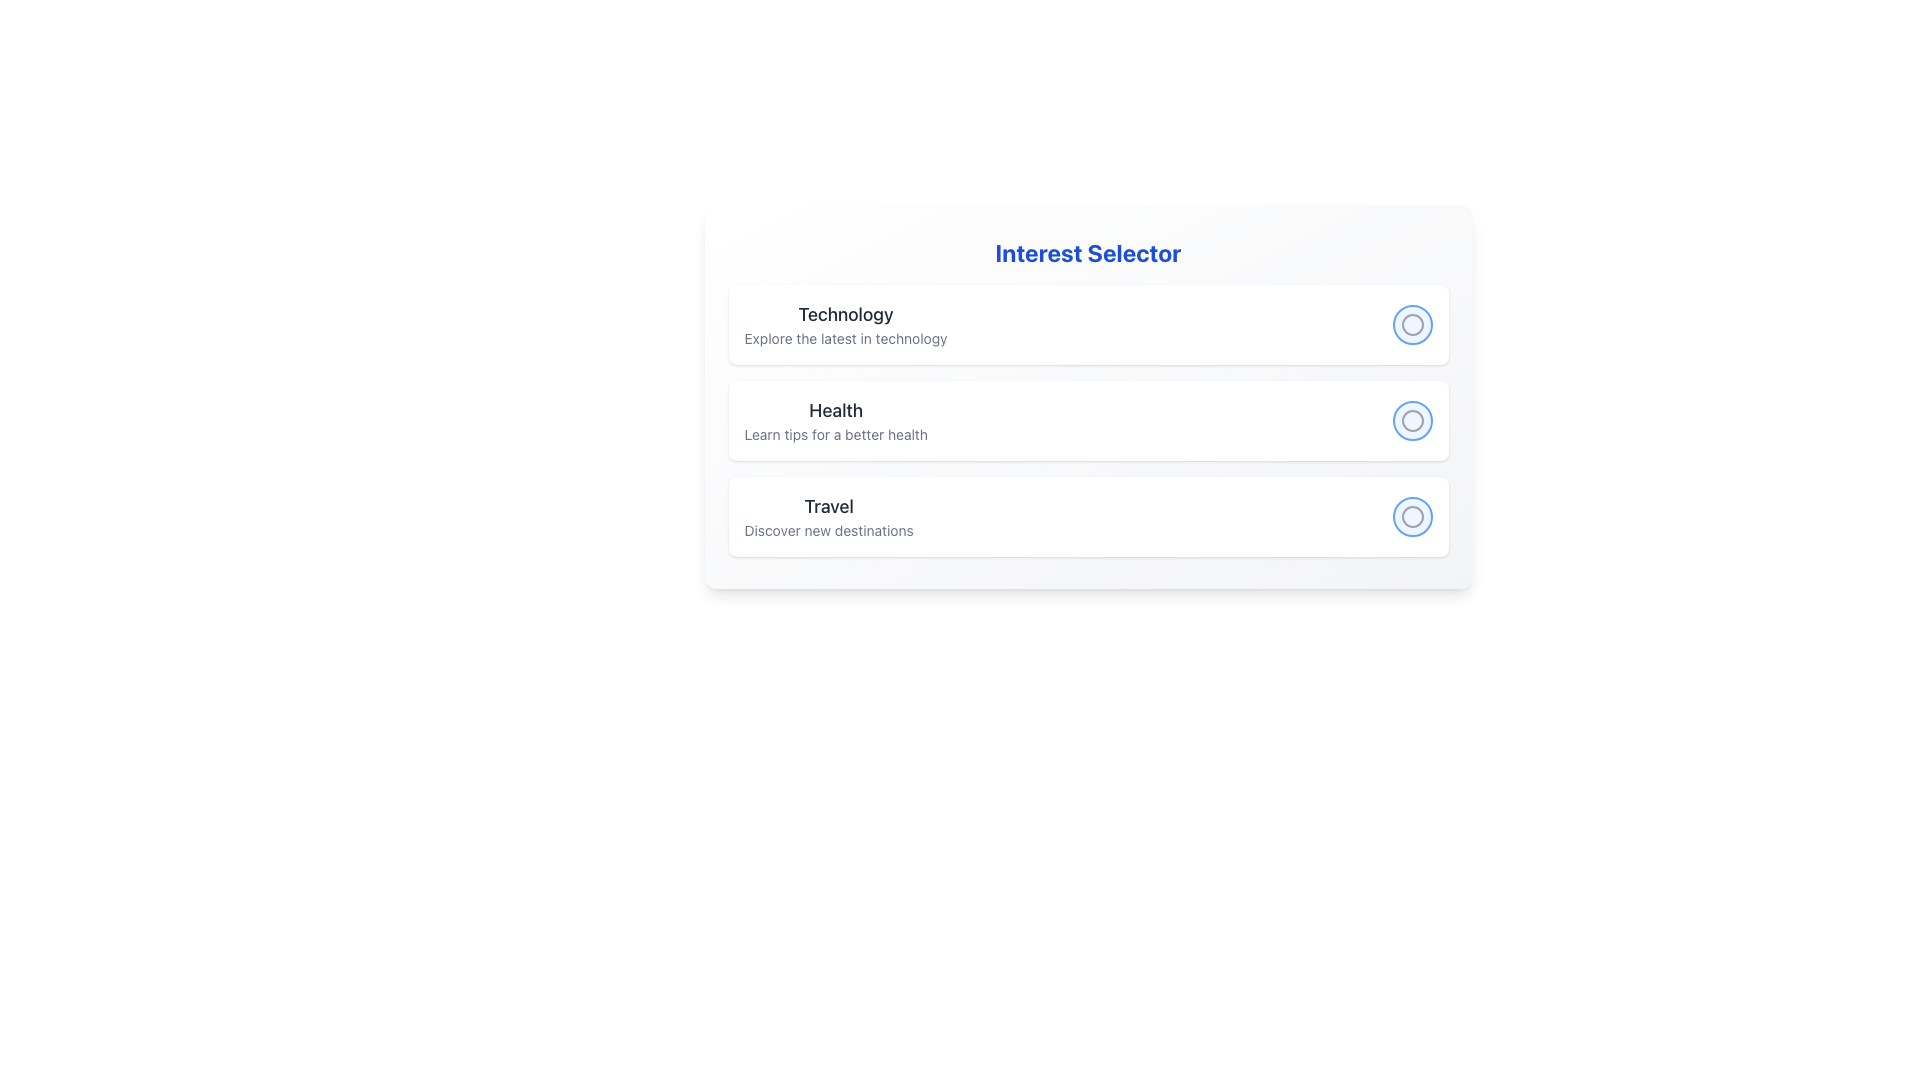 This screenshot has width=1920, height=1080. Describe the element at coordinates (1411, 515) in the screenshot. I see `the third circular icon from the top in the 'Interest Selector' list, which has a gray border and transparent center` at that location.